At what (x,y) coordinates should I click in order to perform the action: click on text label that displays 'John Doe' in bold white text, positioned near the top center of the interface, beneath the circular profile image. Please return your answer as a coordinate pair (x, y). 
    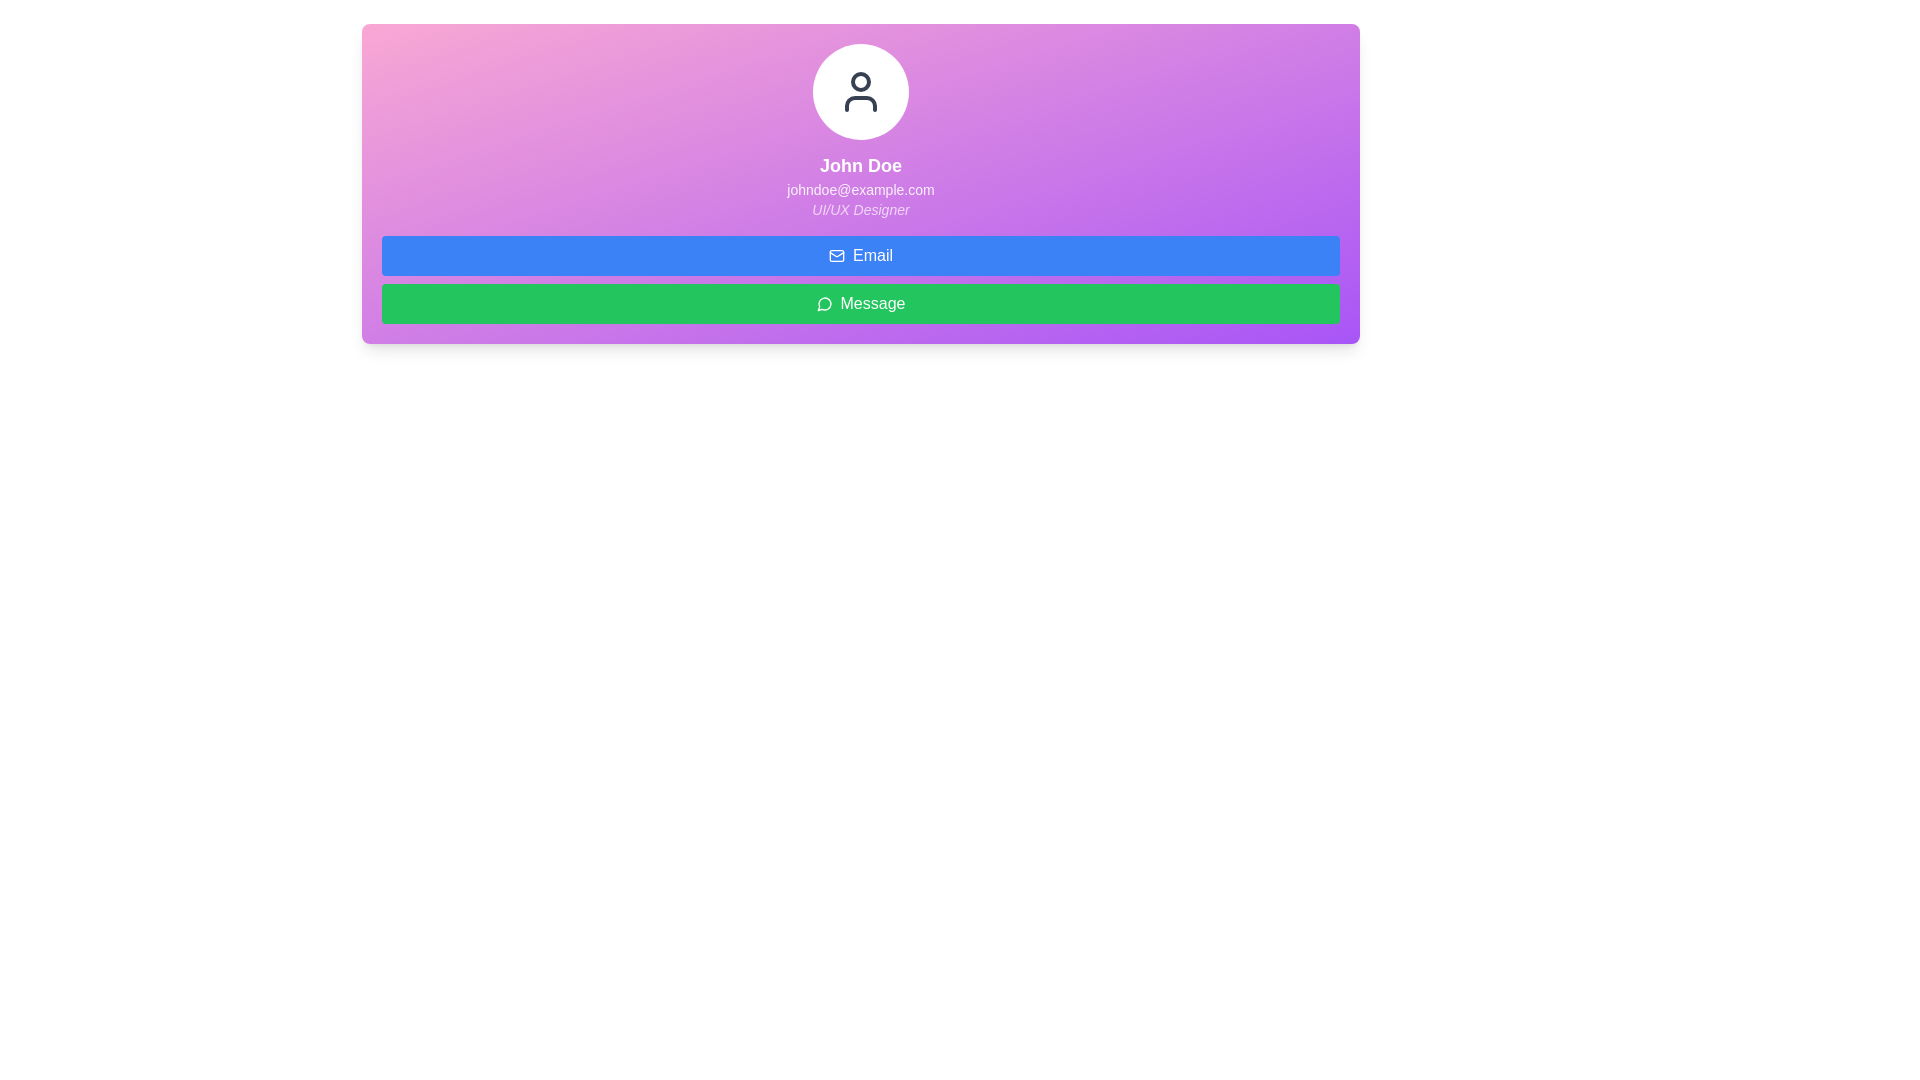
    Looking at the image, I should click on (860, 164).